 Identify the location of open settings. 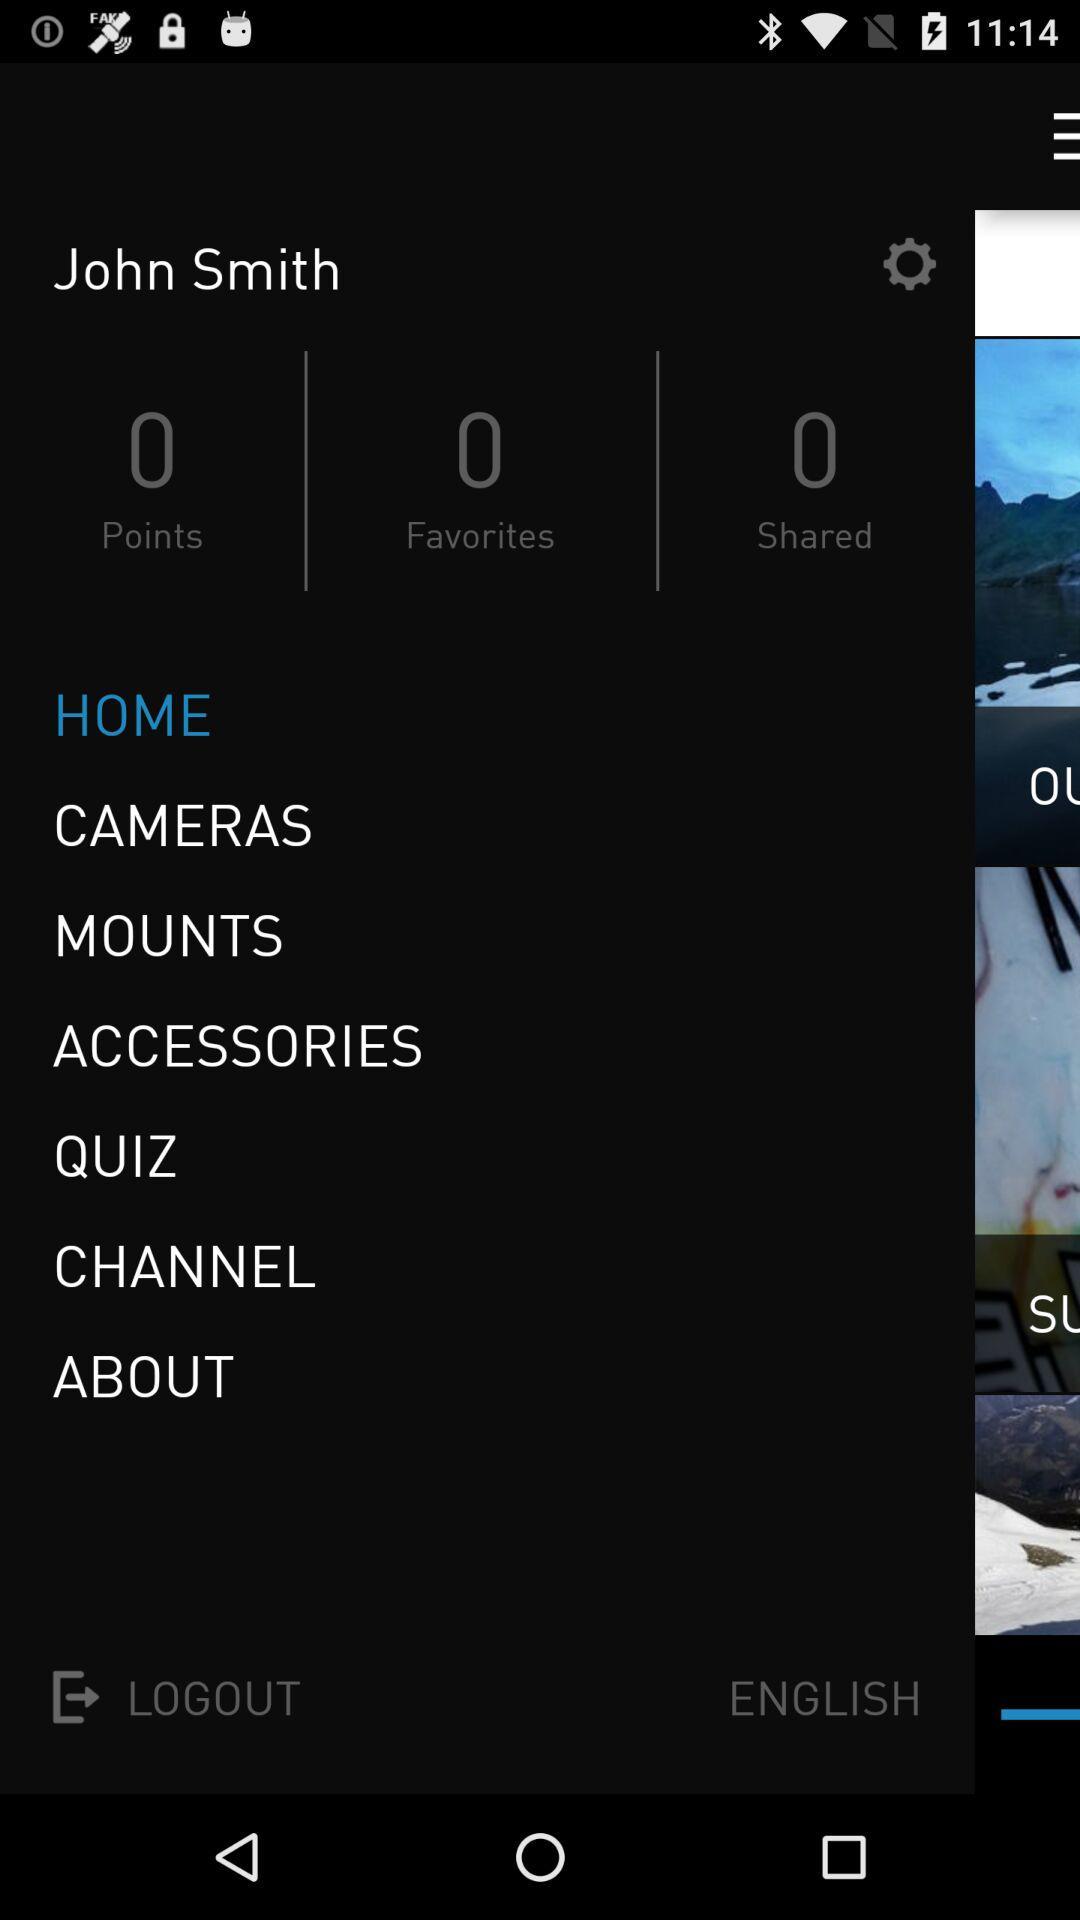
(909, 262).